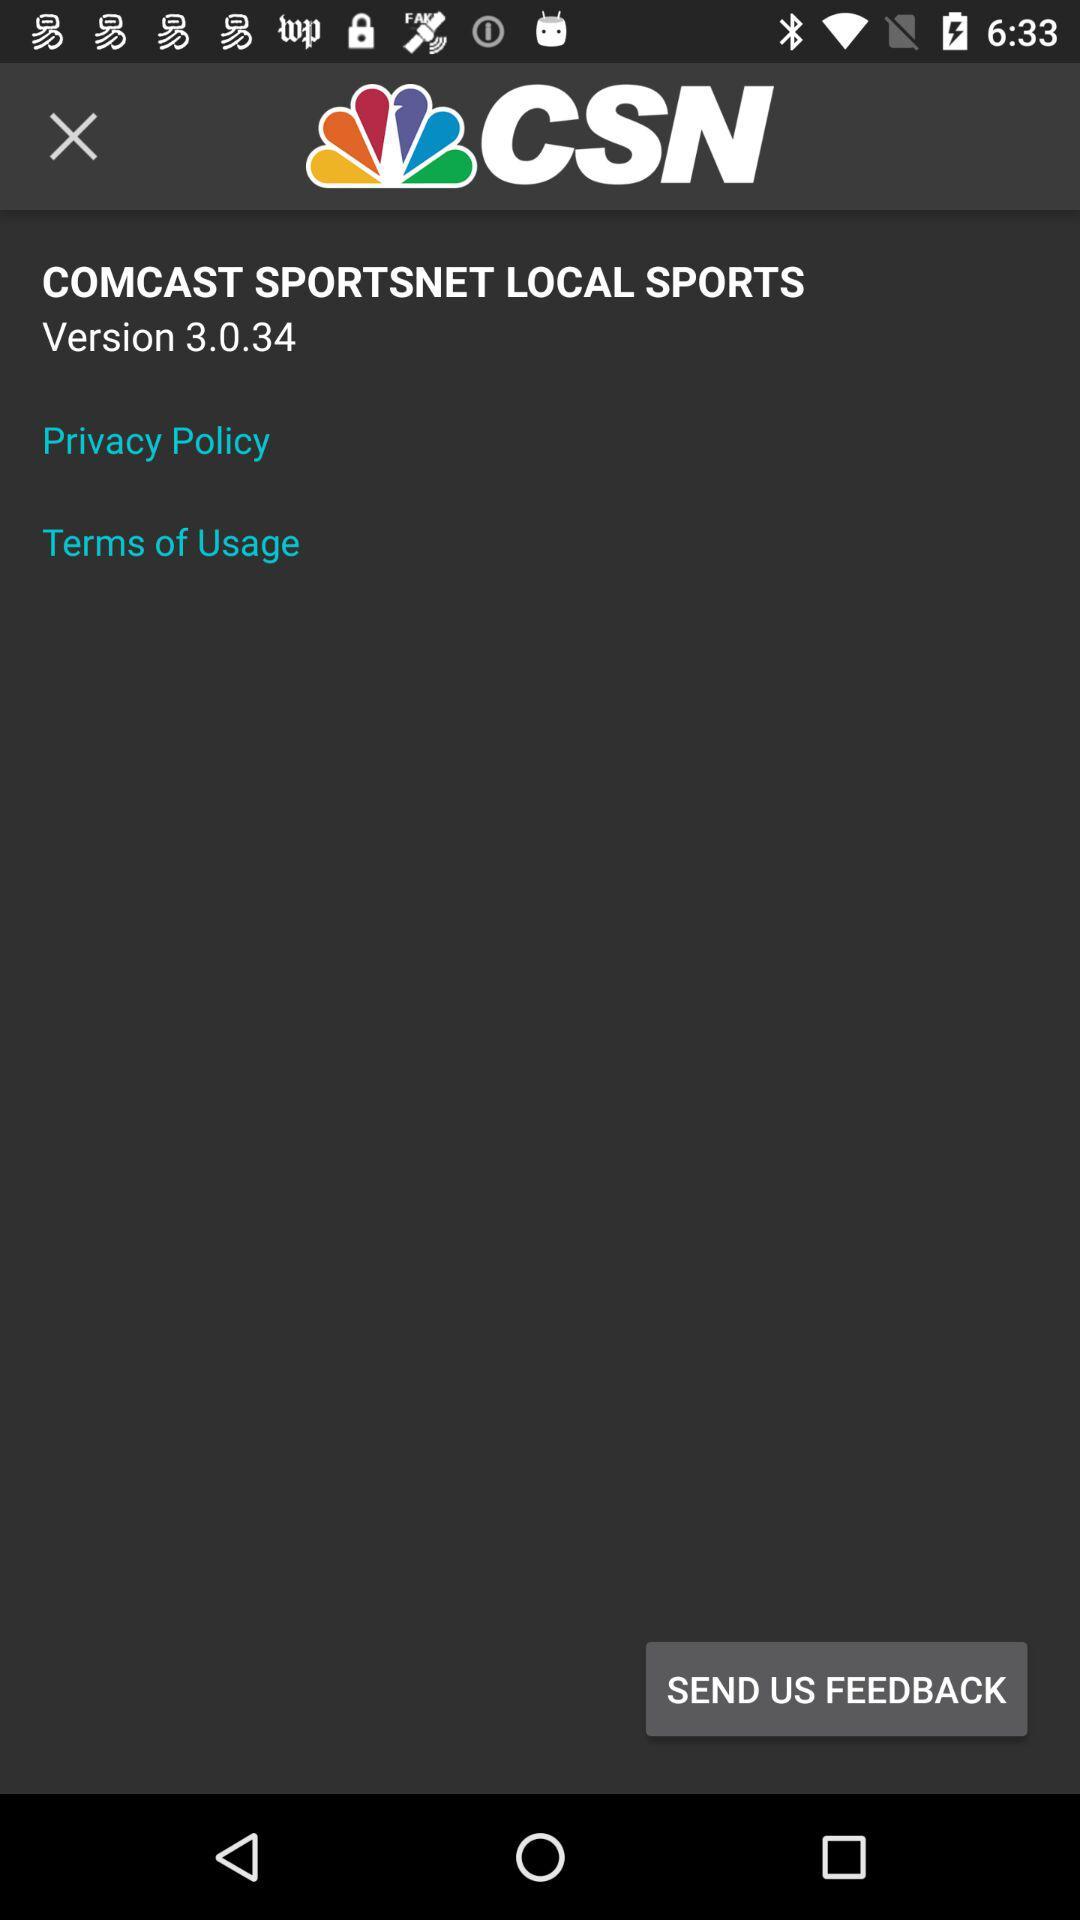 The image size is (1080, 1920). I want to click on icon at the bottom right corner, so click(836, 1688).